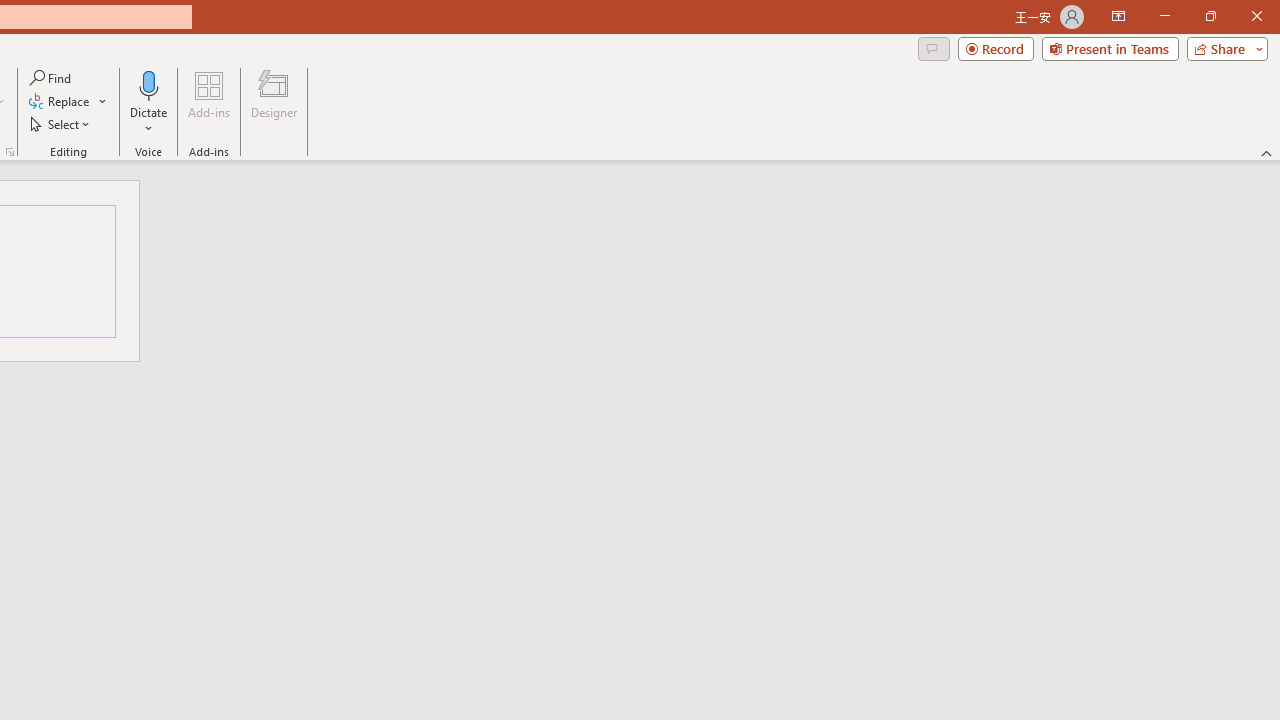 This screenshot has height=720, width=1280. Describe the element at coordinates (1266, 152) in the screenshot. I see `'Collapse the Ribbon'` at that location.